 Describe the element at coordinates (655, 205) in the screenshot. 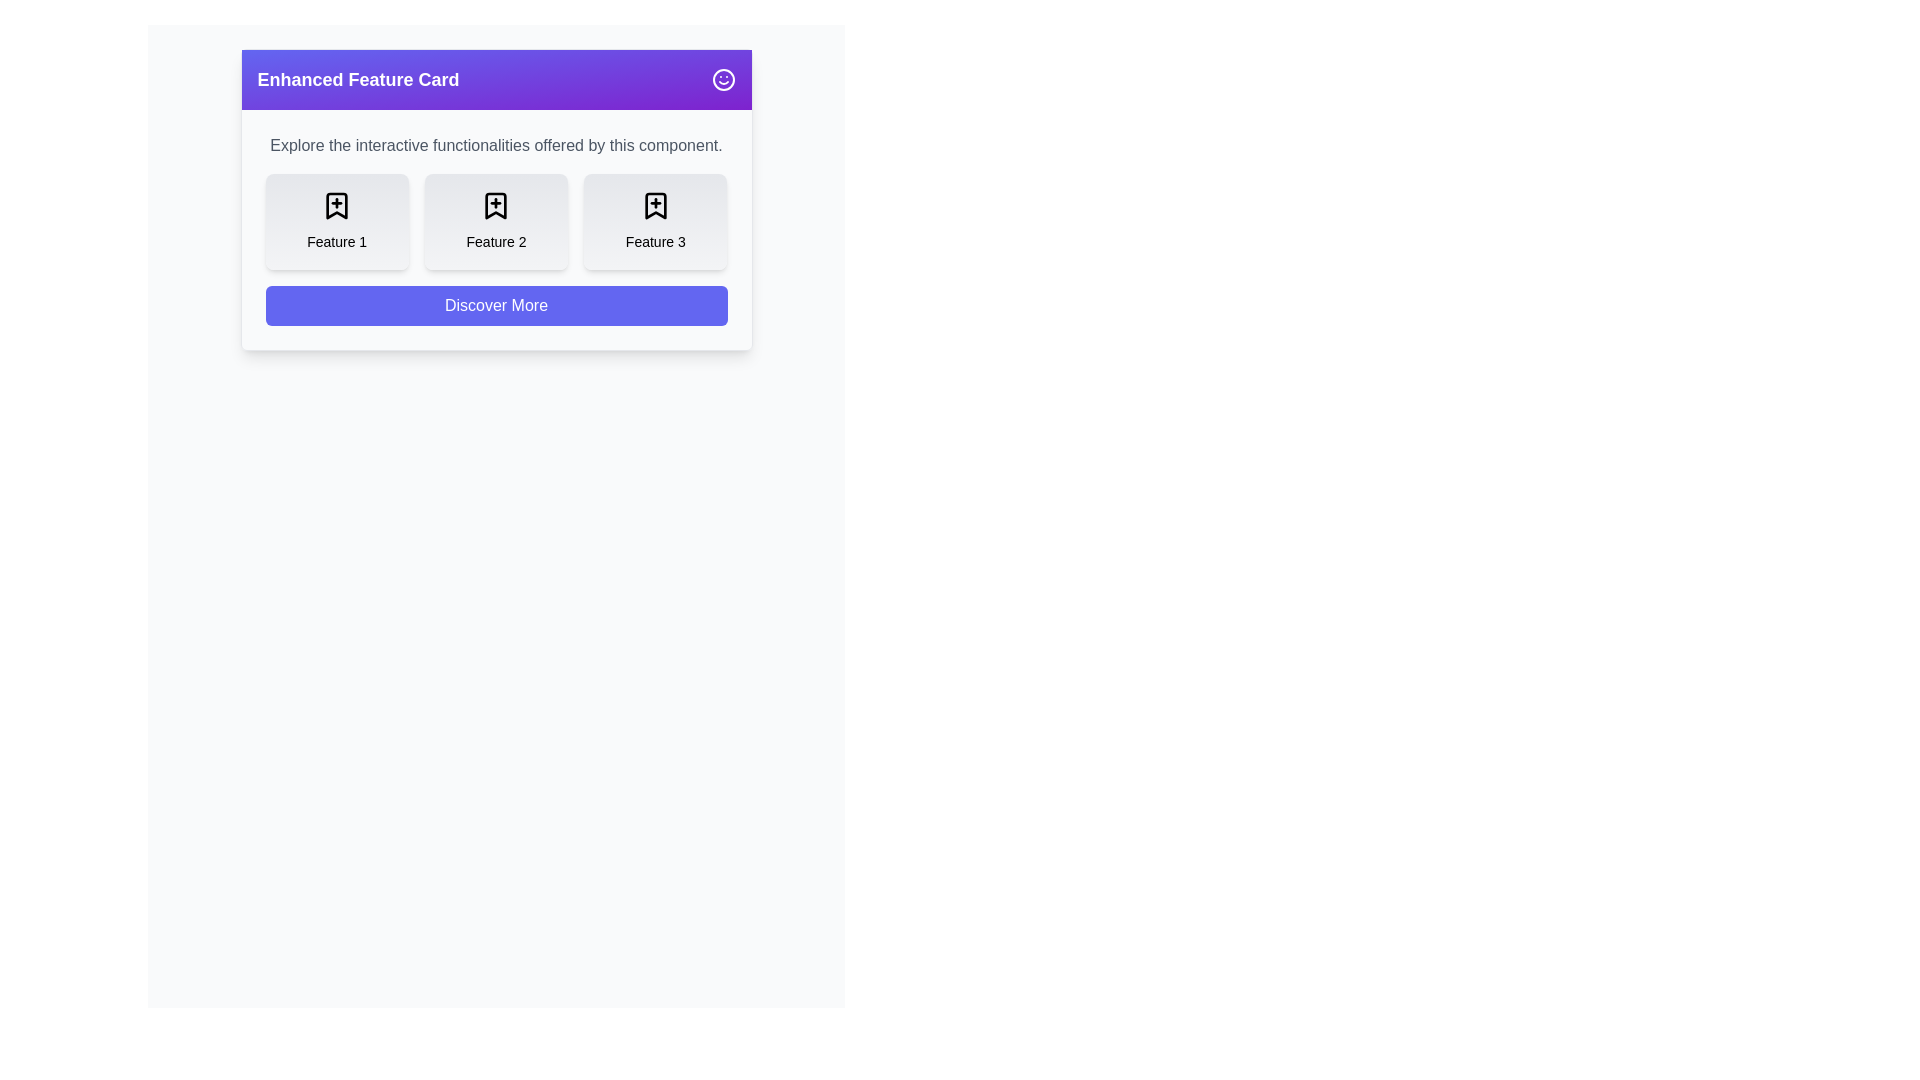

I see `the inner glyph of the third feature icon` at that location.